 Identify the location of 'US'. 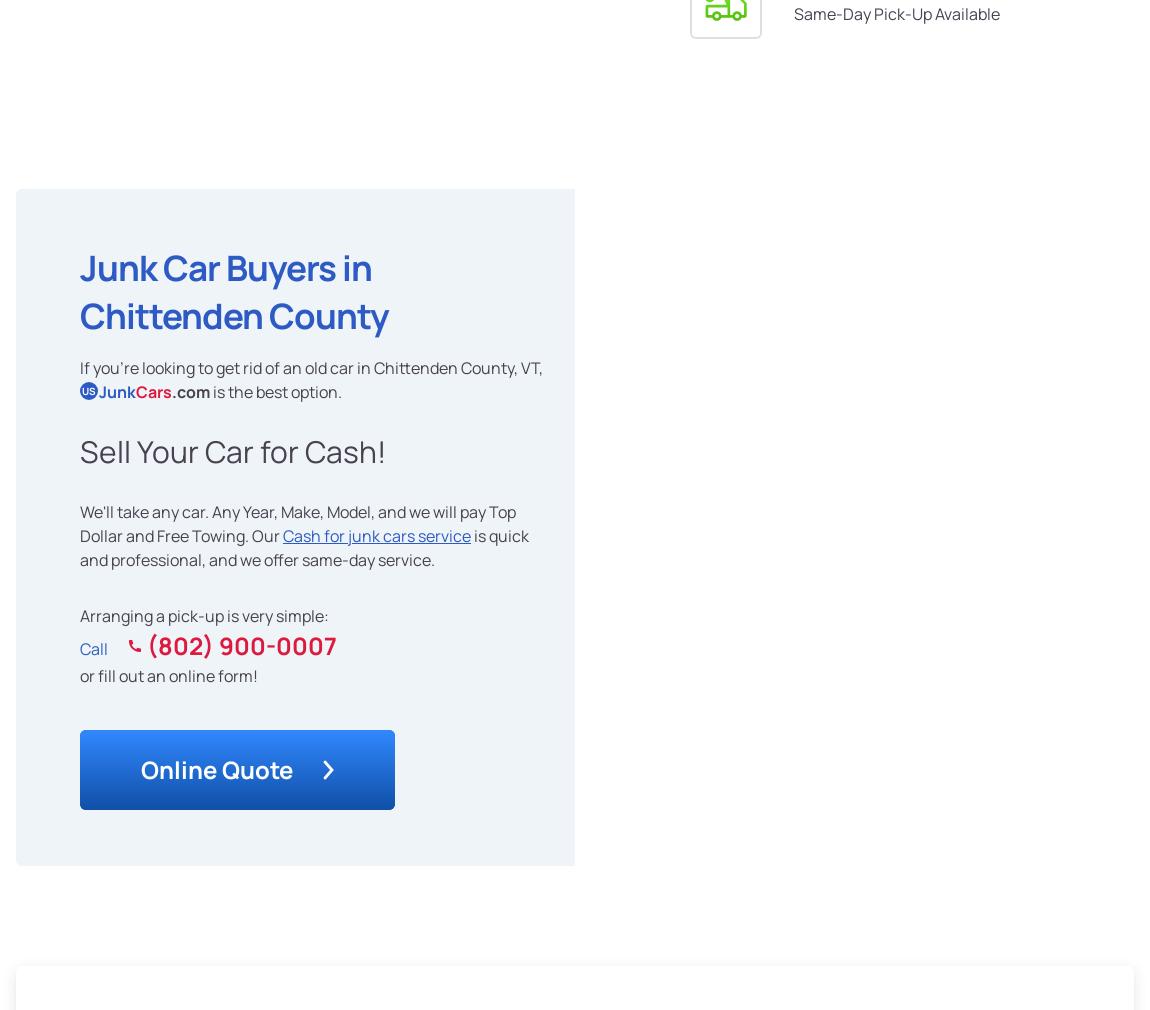
(88, 389).